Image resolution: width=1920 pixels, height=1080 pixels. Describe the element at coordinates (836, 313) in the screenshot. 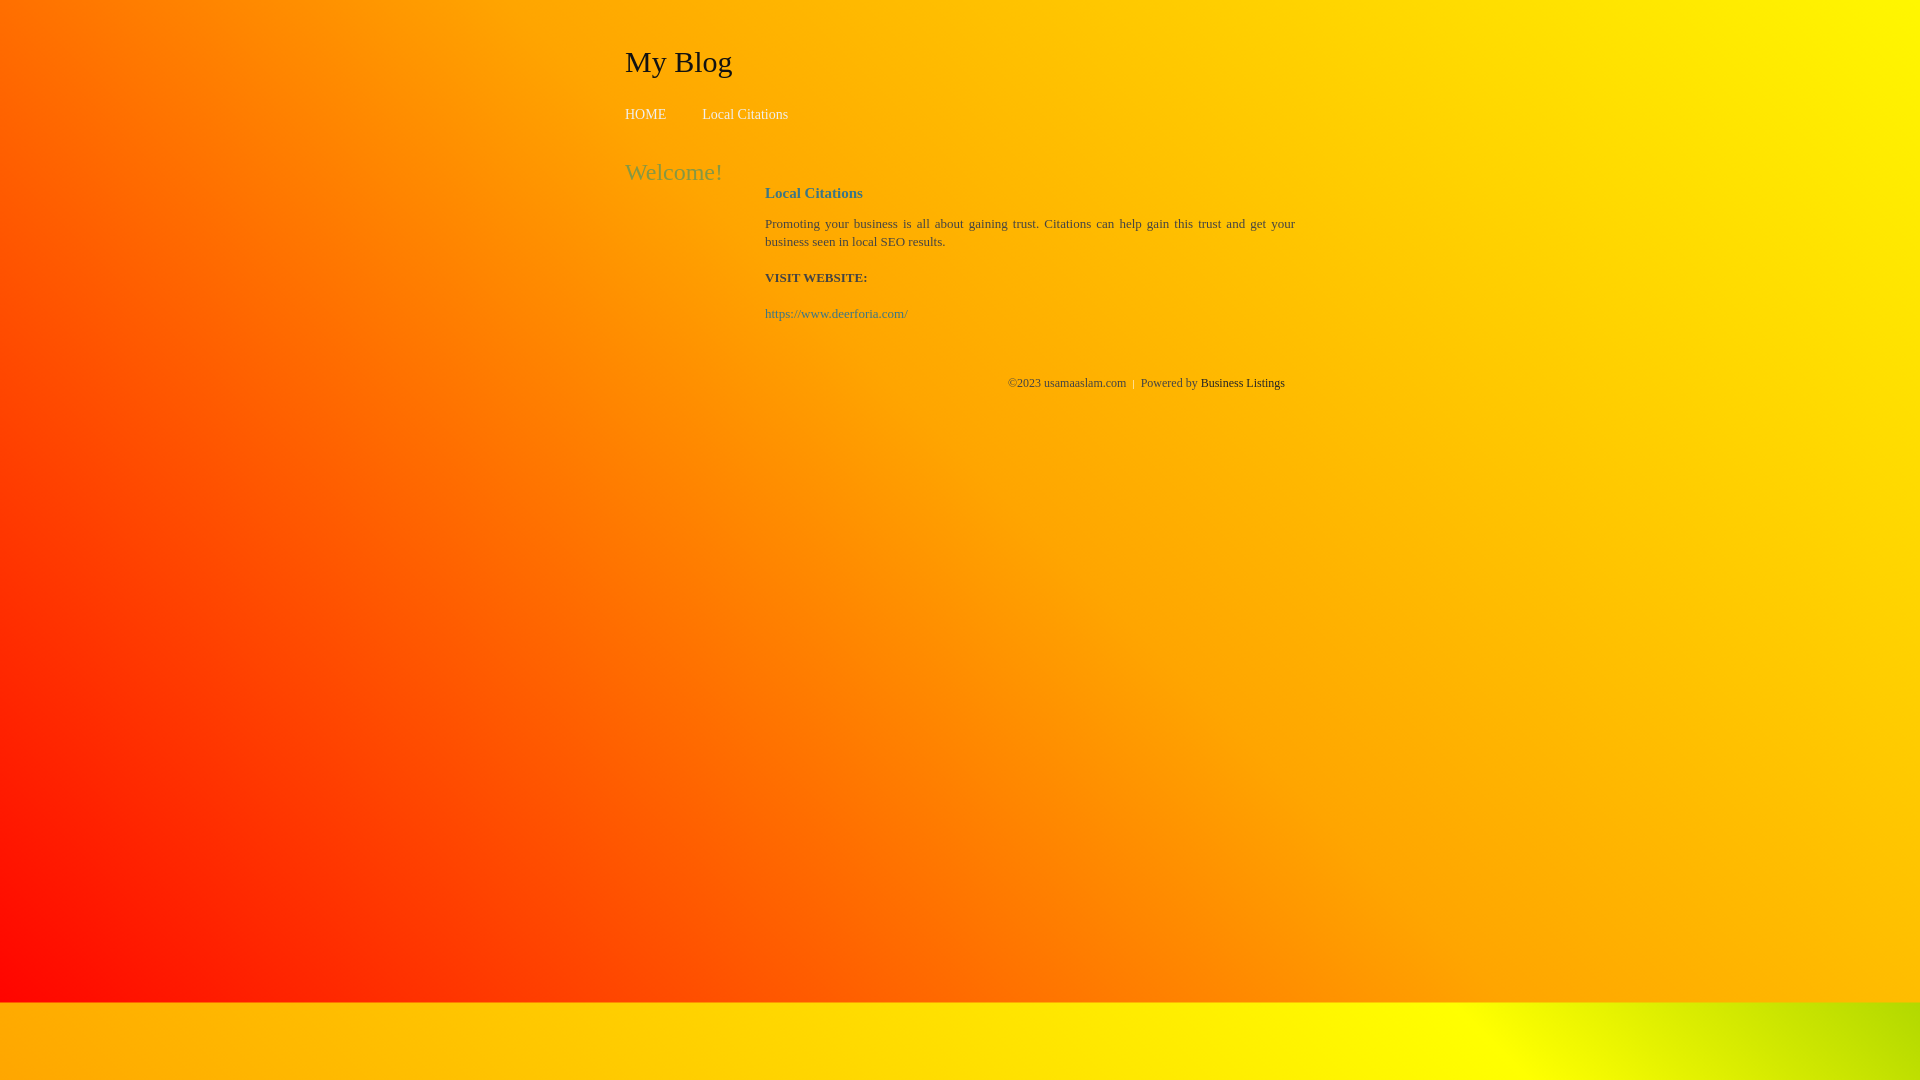

I see `'https://www.deerforia.com/'` at that location.